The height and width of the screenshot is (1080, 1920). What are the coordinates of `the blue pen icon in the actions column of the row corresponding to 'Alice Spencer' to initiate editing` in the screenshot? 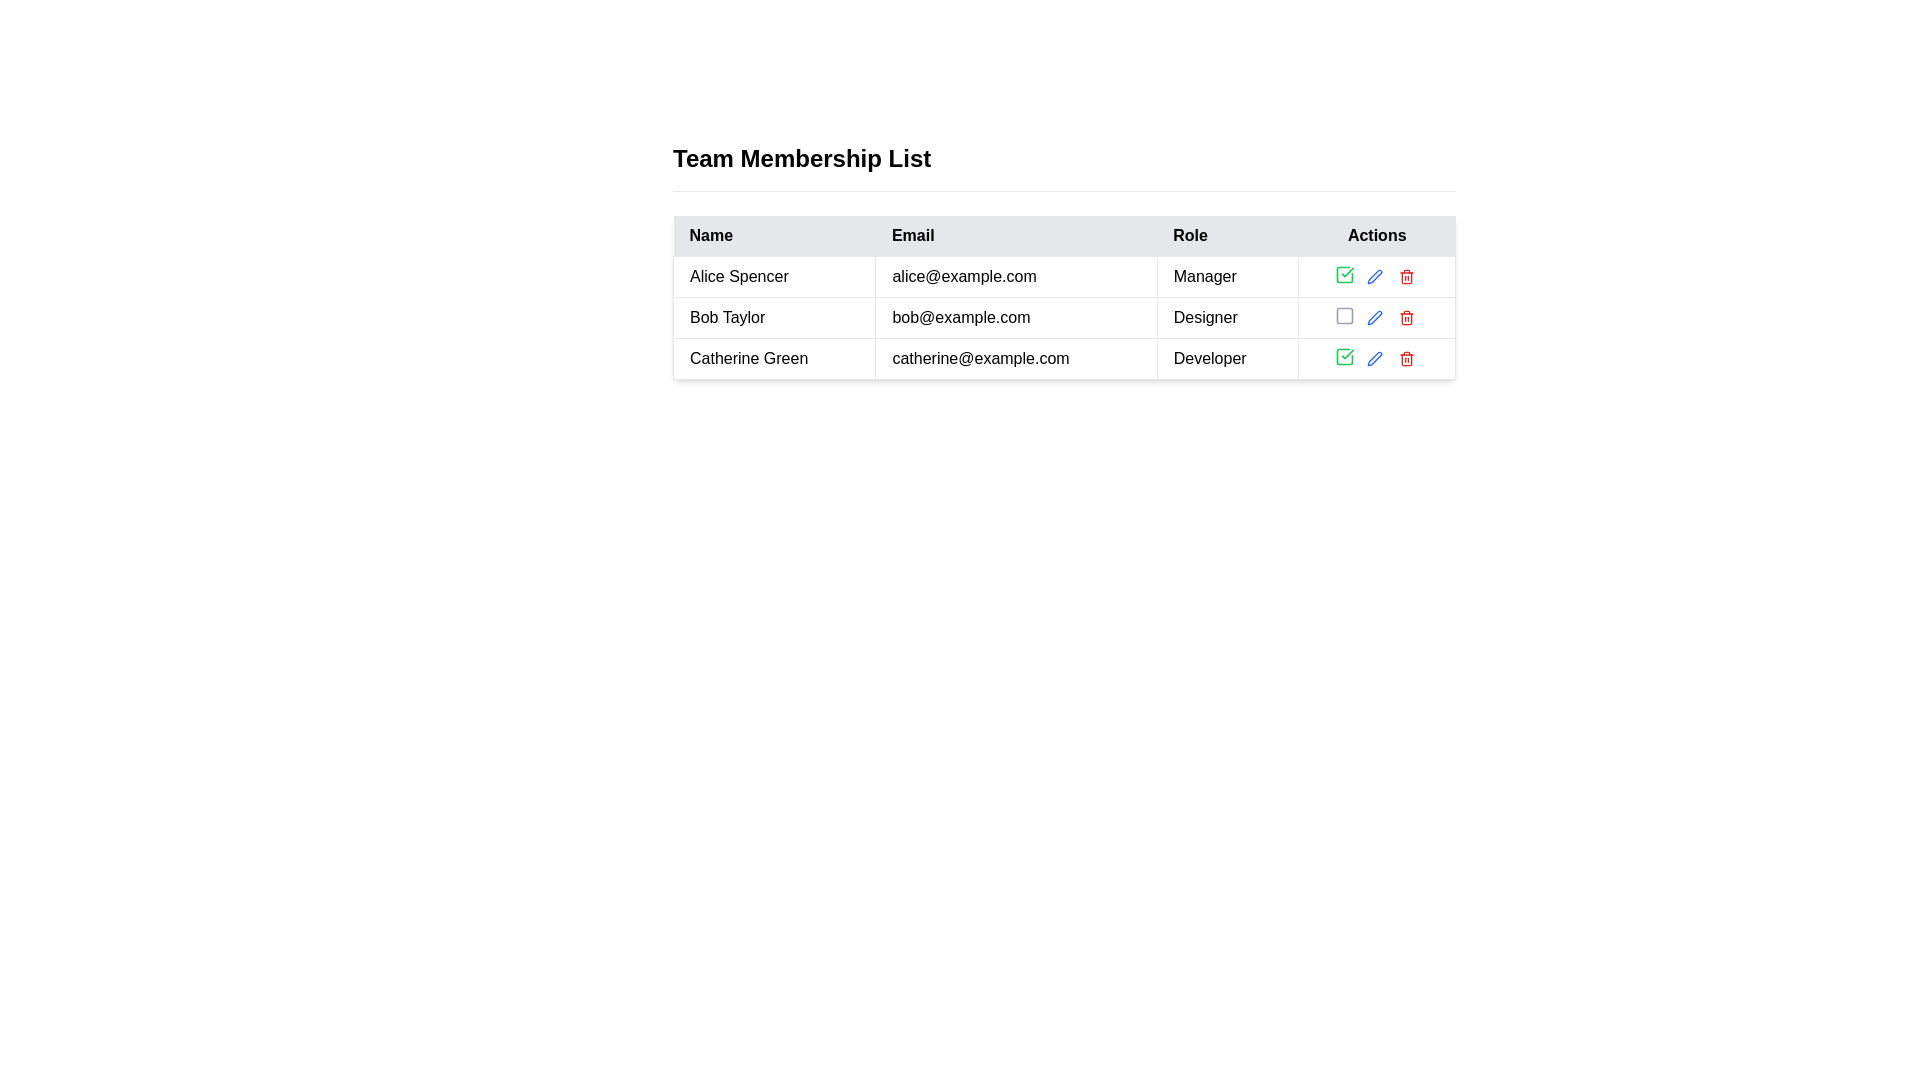 It's located at (1376, 277).